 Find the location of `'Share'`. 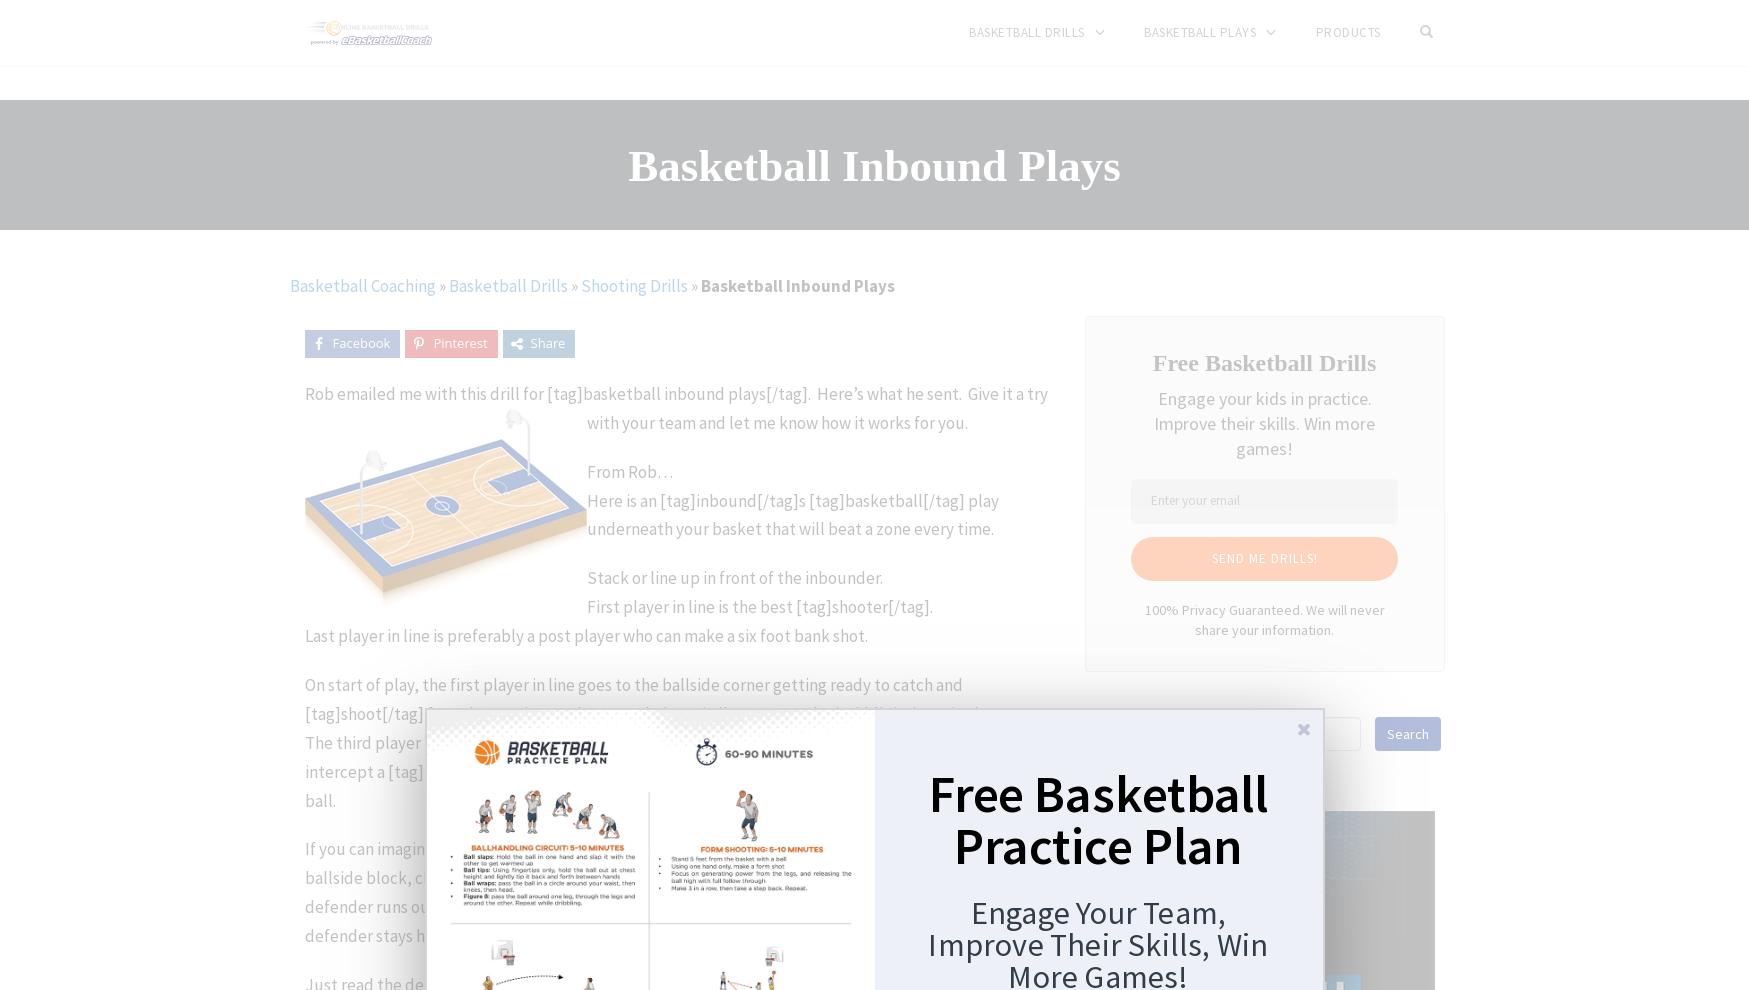

'Share' is located at coordinates (546, 342).